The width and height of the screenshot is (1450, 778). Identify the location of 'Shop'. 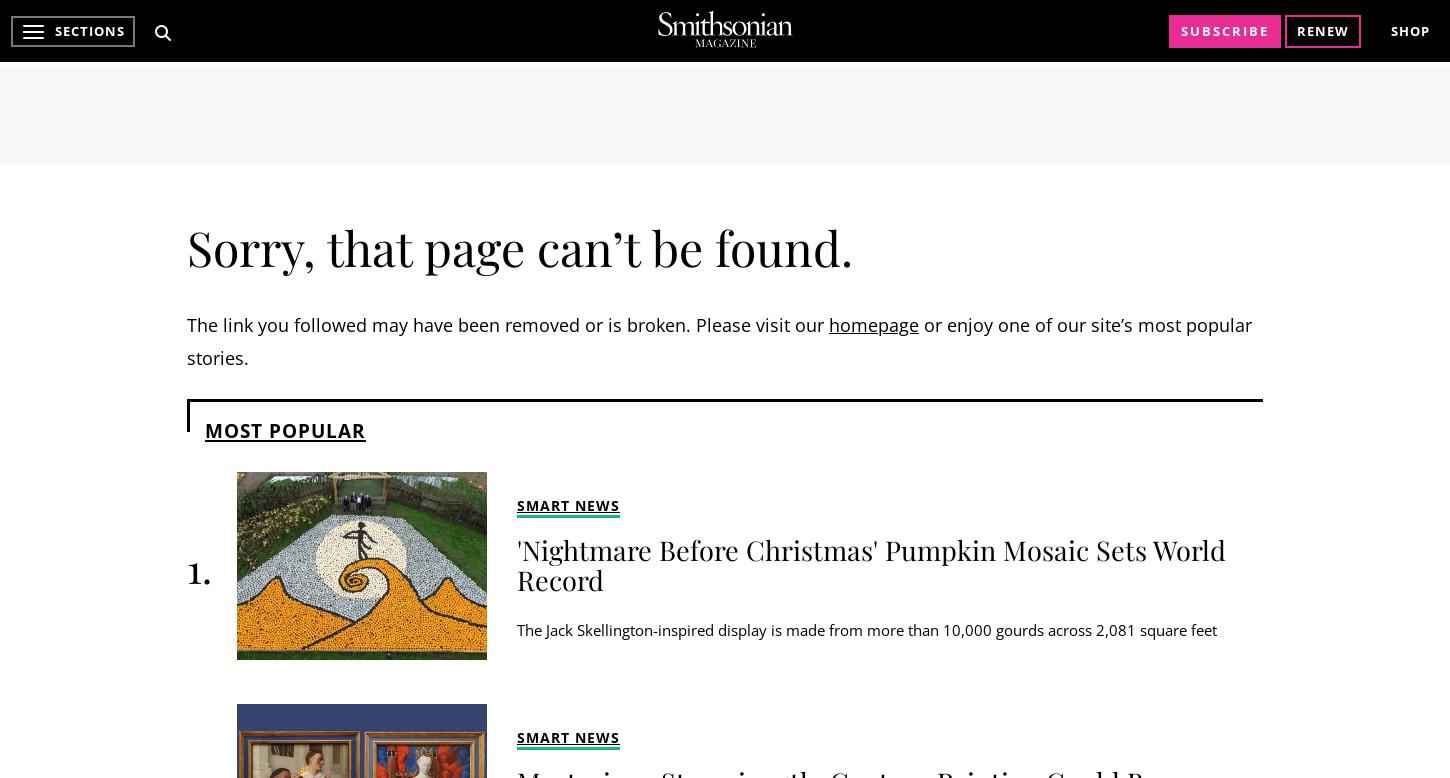
(1408, 30).